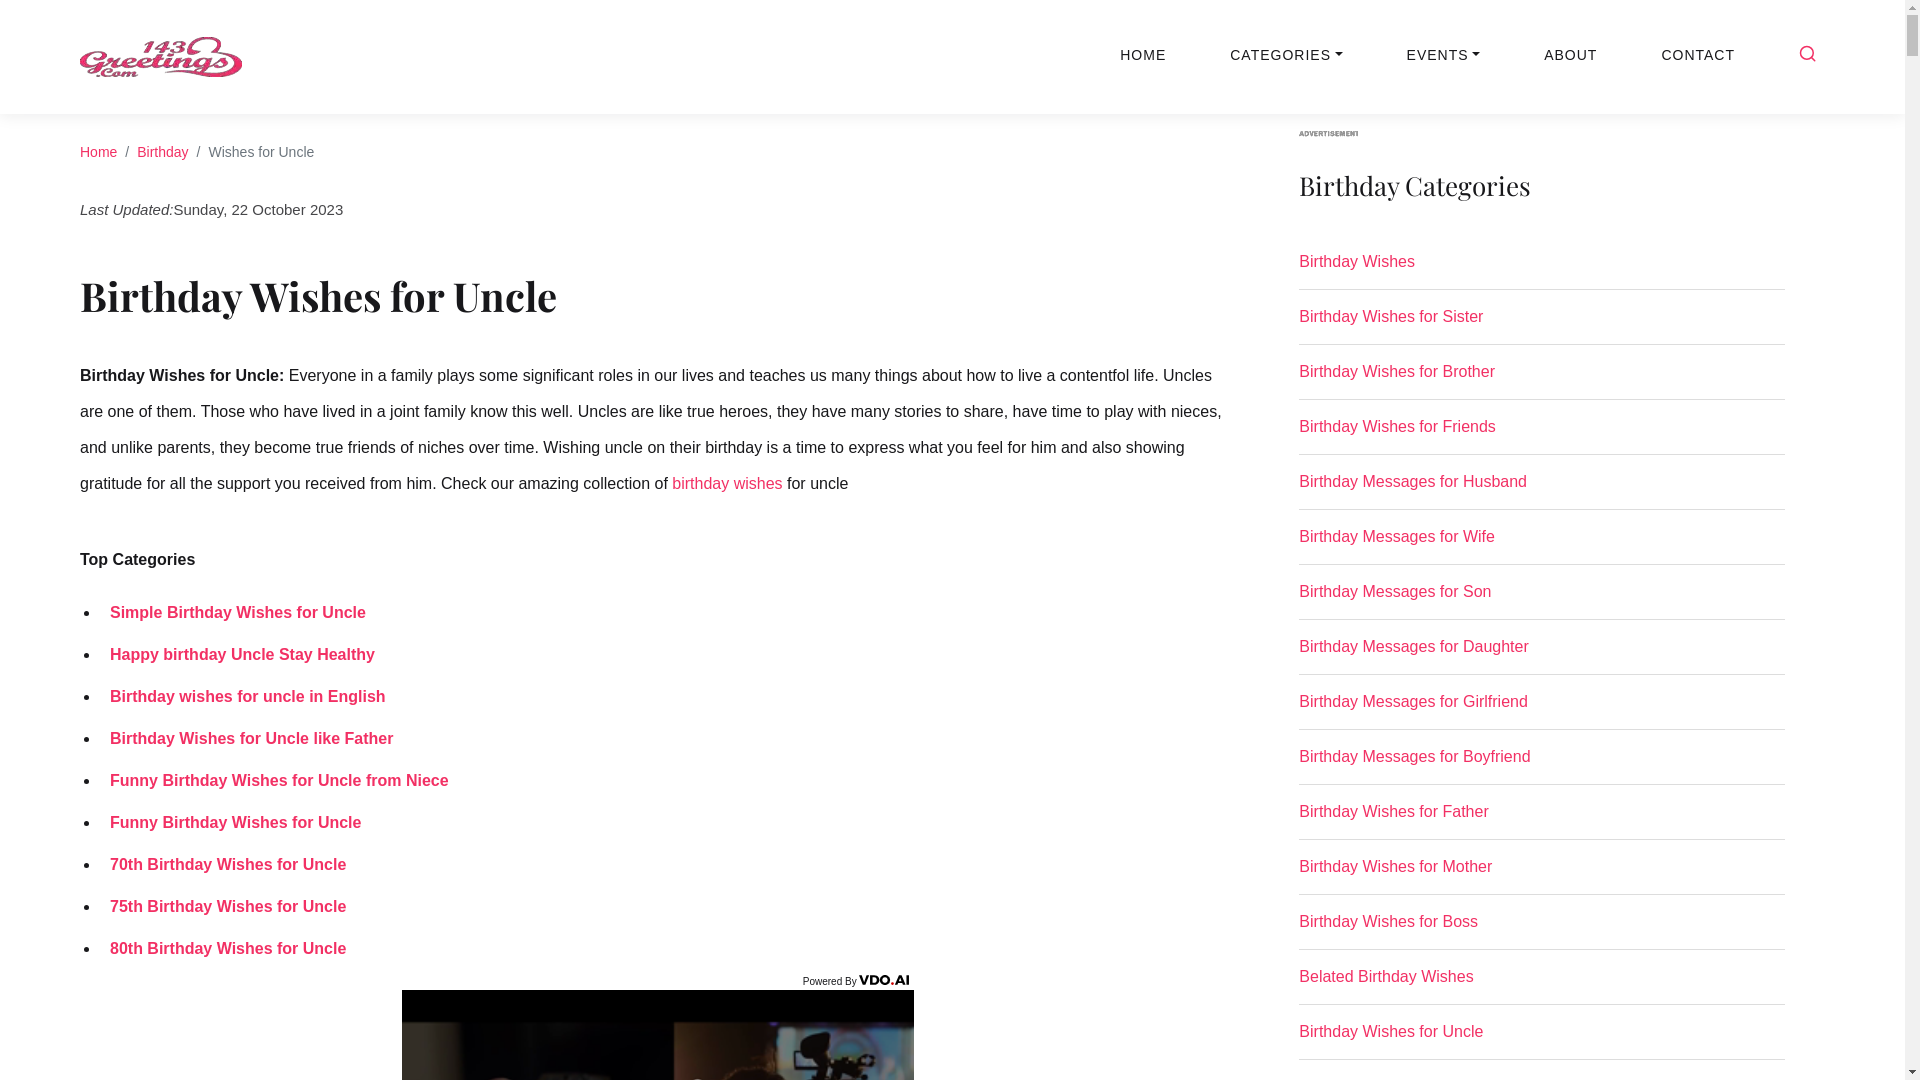 Image resolution: width=1920 pixels, height=1080 pixels. What do you see at coordinates (1540, 820) in the screenshot?
I see `'Birthday Wishes for Father'` at bounding box center [1540, 820].